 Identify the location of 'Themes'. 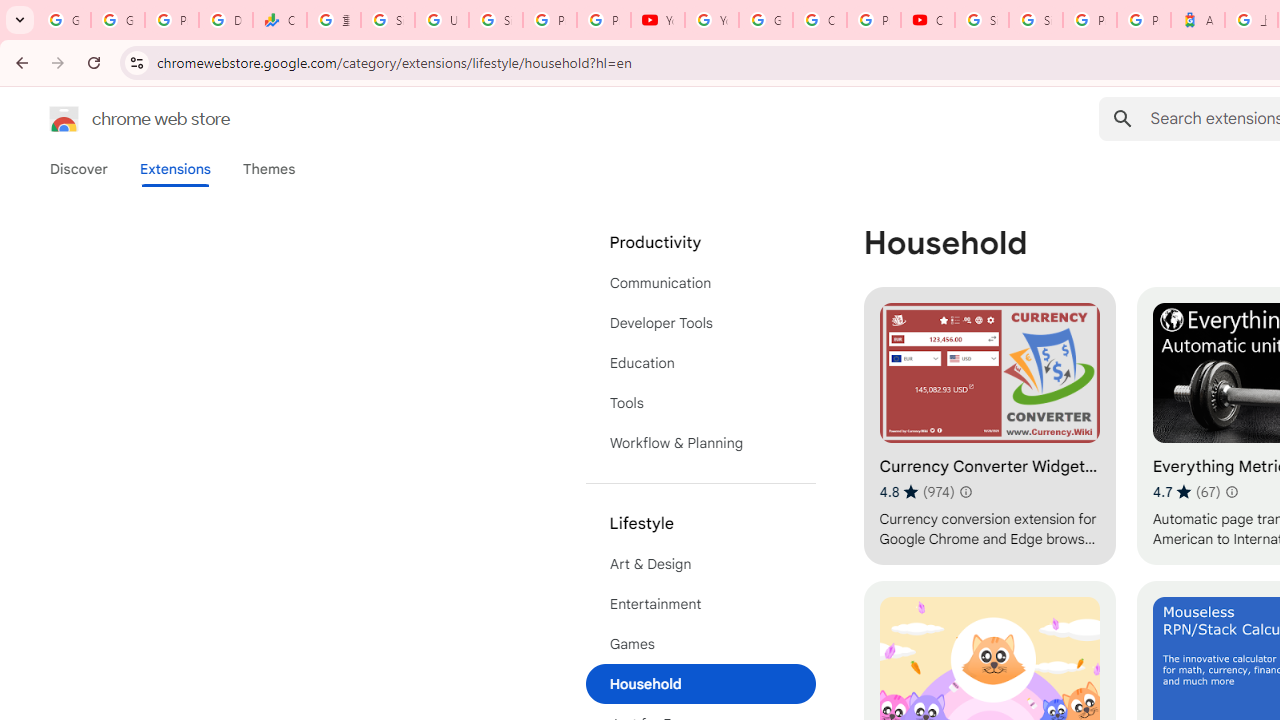
(268, 168).